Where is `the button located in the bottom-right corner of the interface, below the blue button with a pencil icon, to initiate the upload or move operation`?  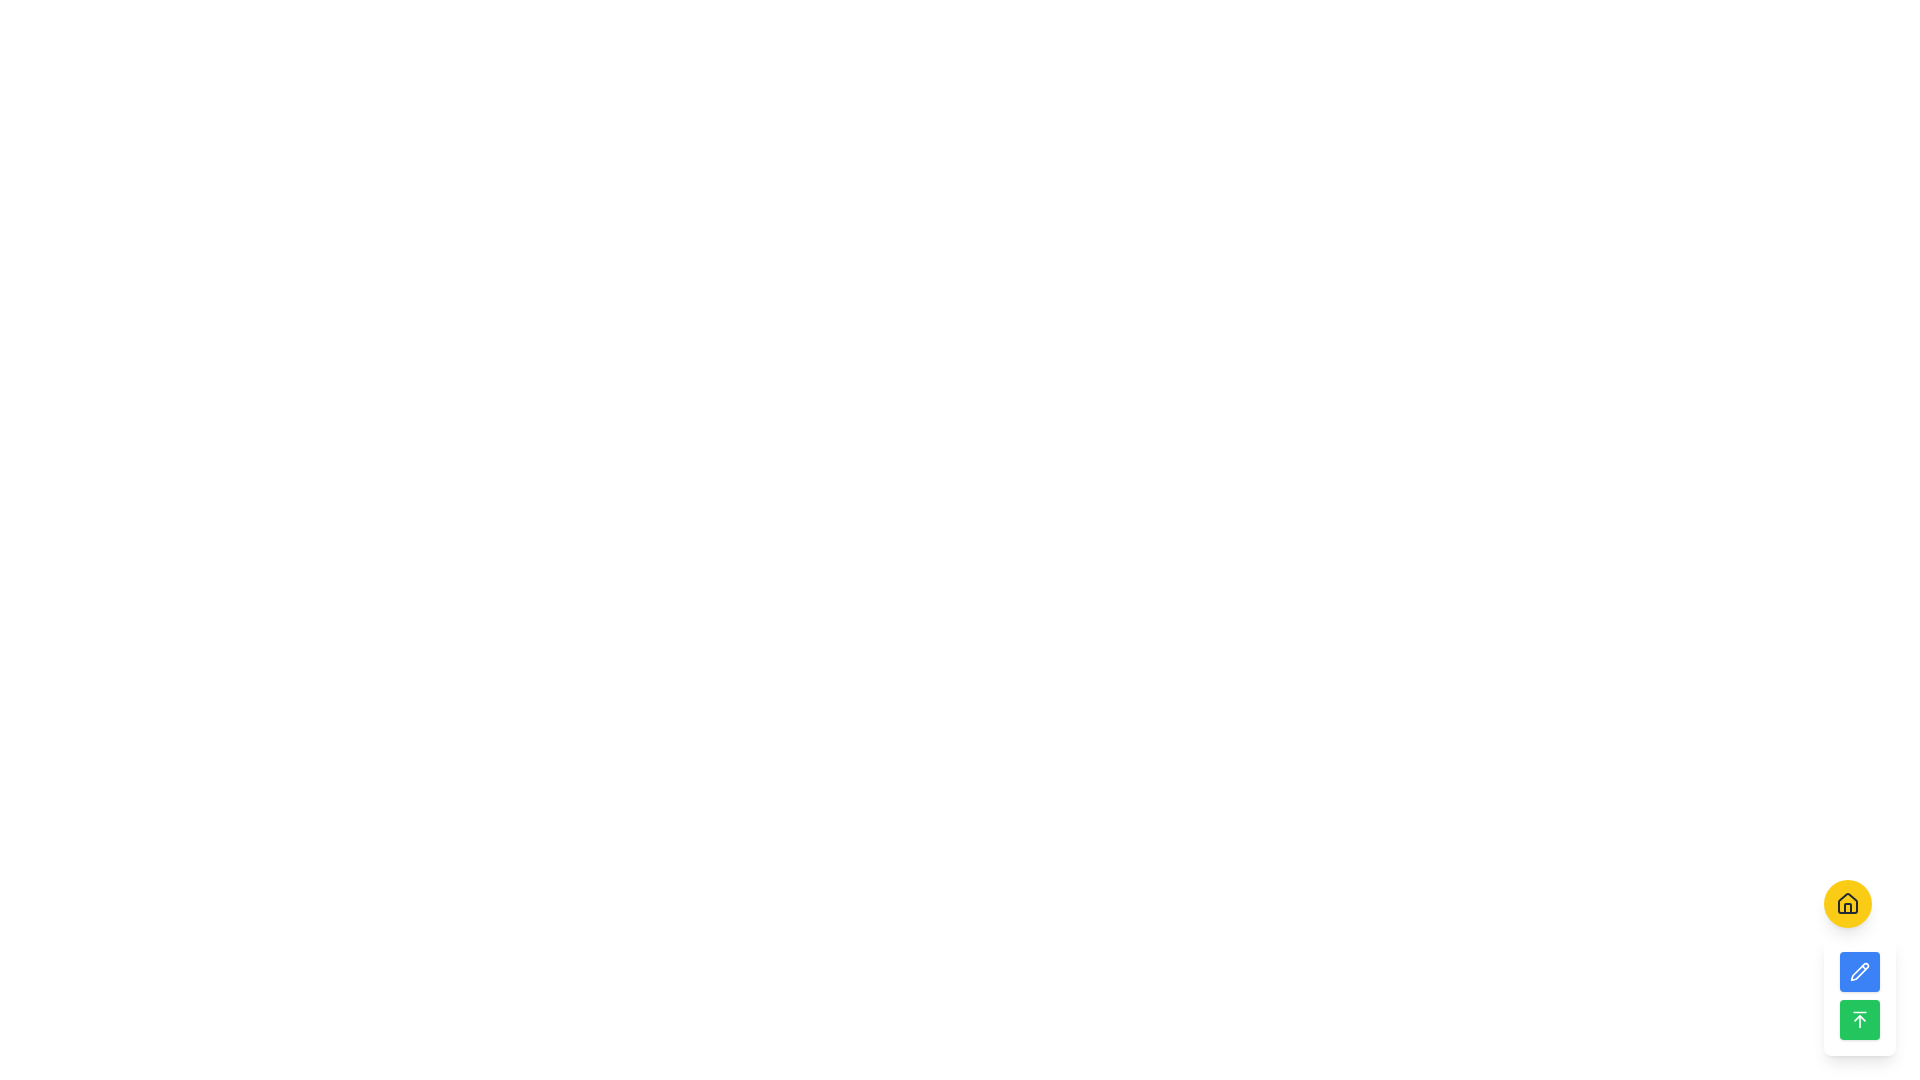 the button located in the bottom-right corner of the interface, below the blue button with a pencil icon, to initiate the upload or move operation is located at coordinates (1859, 1019).